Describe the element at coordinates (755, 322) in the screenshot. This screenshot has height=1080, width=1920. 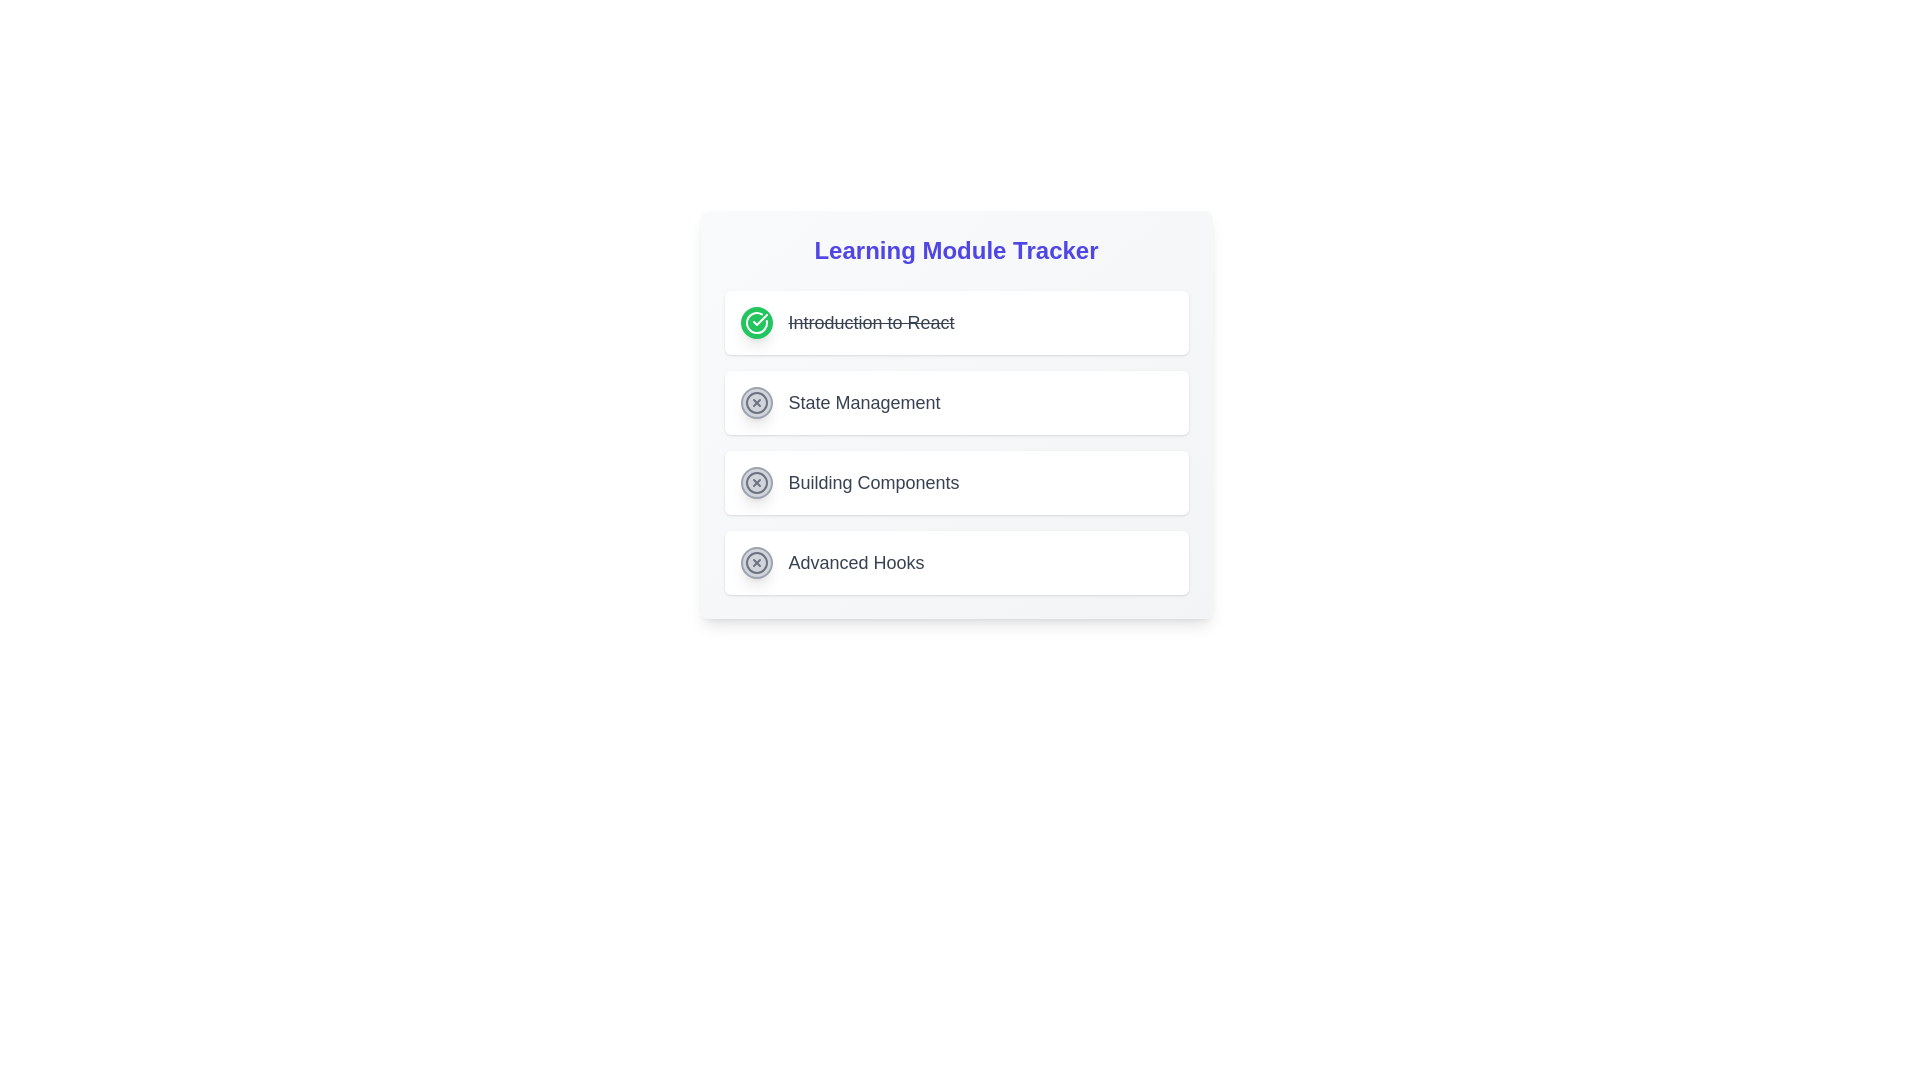
I see `the circular button with a green background and a white checkmark icon, located to the left of the 'Introduction to React' text in the 'Learning Module Tracker' list` at that location.